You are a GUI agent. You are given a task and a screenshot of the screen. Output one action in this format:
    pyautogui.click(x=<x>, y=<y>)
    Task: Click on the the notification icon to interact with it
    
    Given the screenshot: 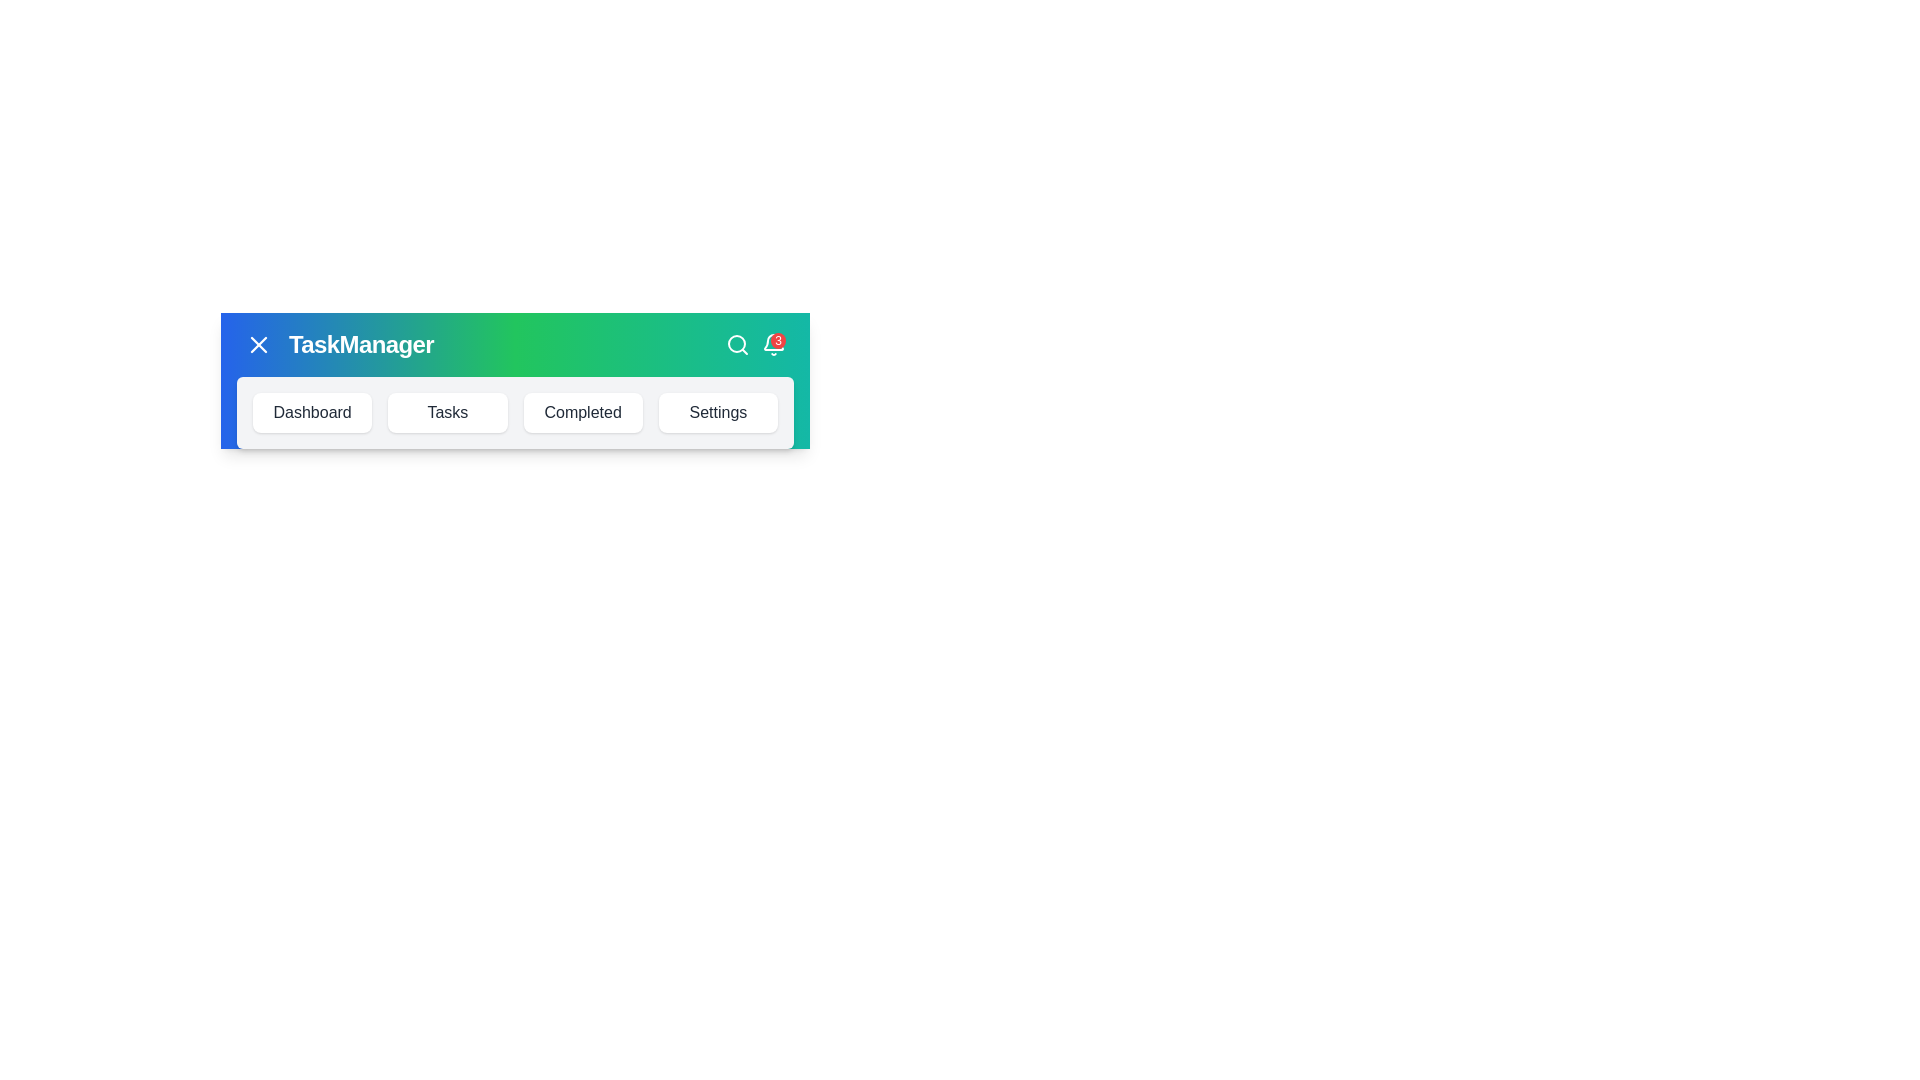 What is the action you would take?
    pyautogui.click(x=772, y=343)
    